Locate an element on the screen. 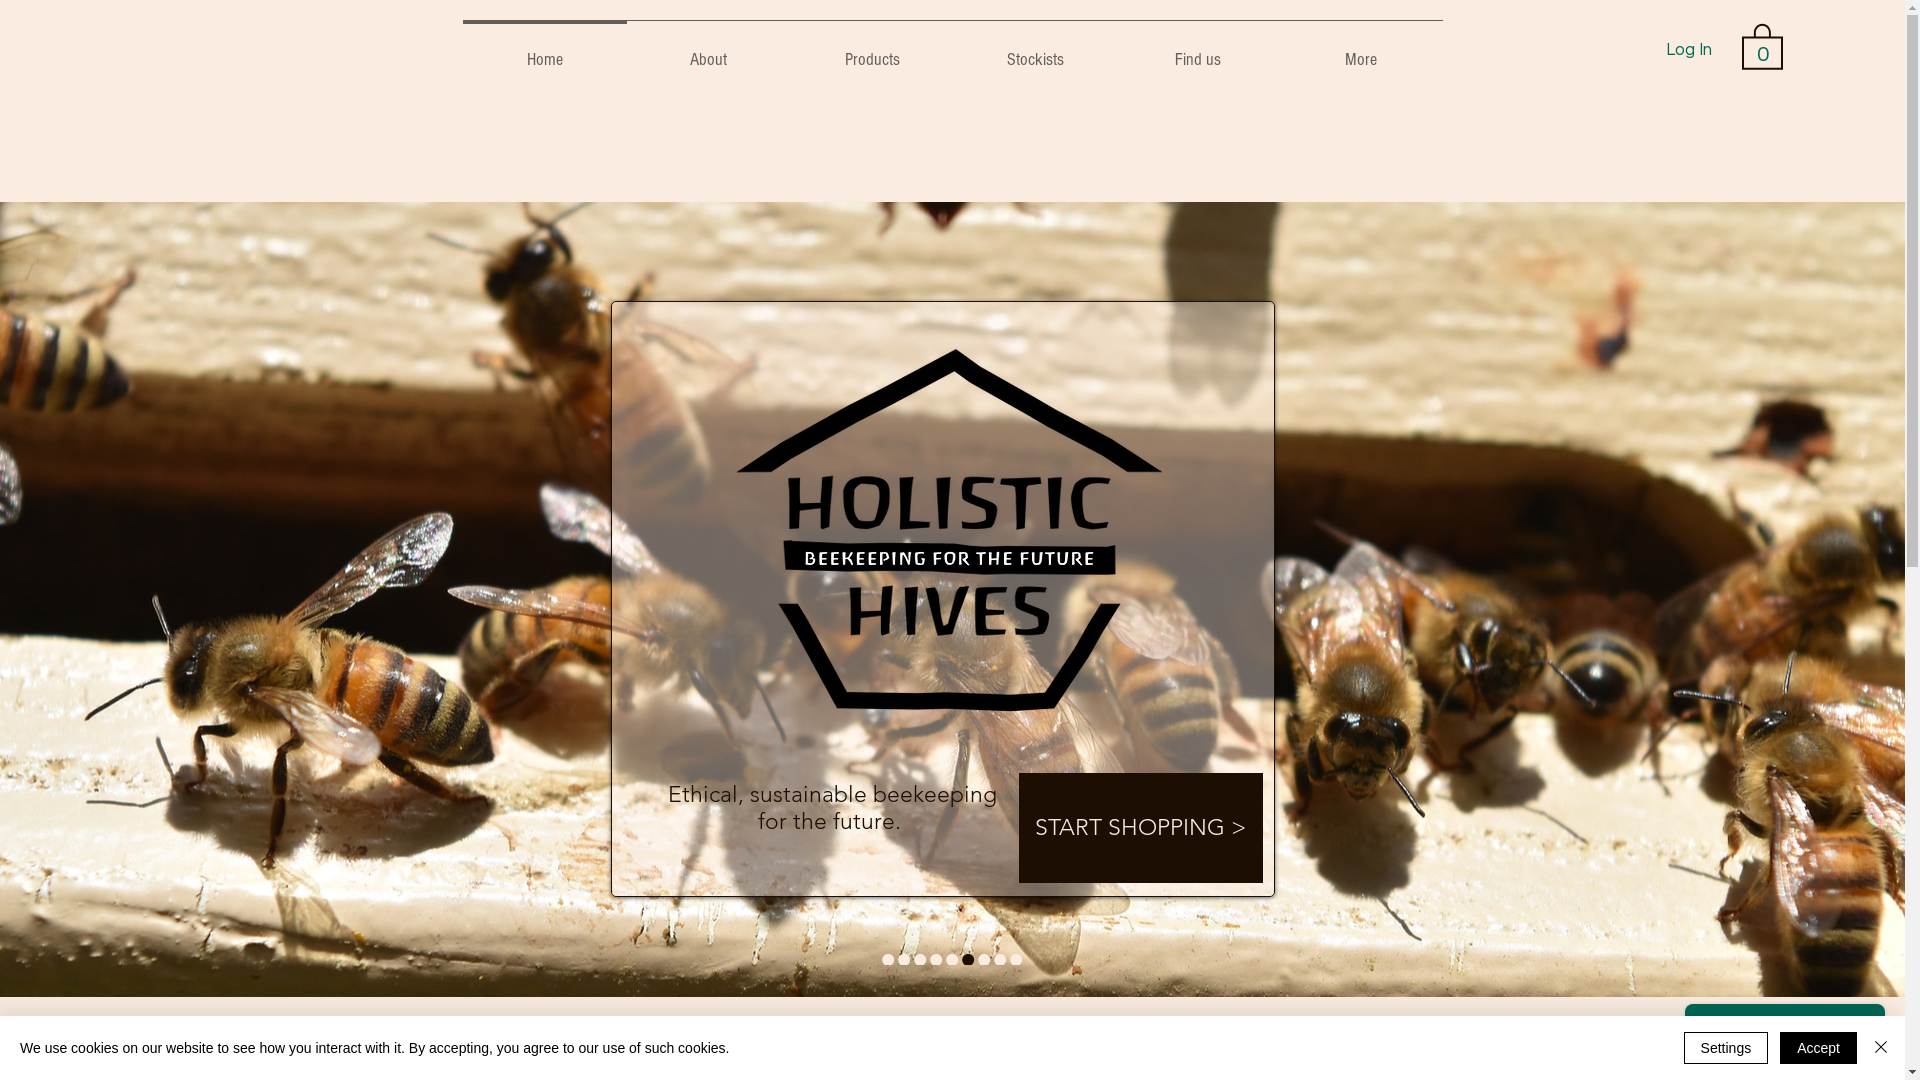 The height and width of the screenshot is (1080, 1920). '0' is located at coordinates (1762, 45).